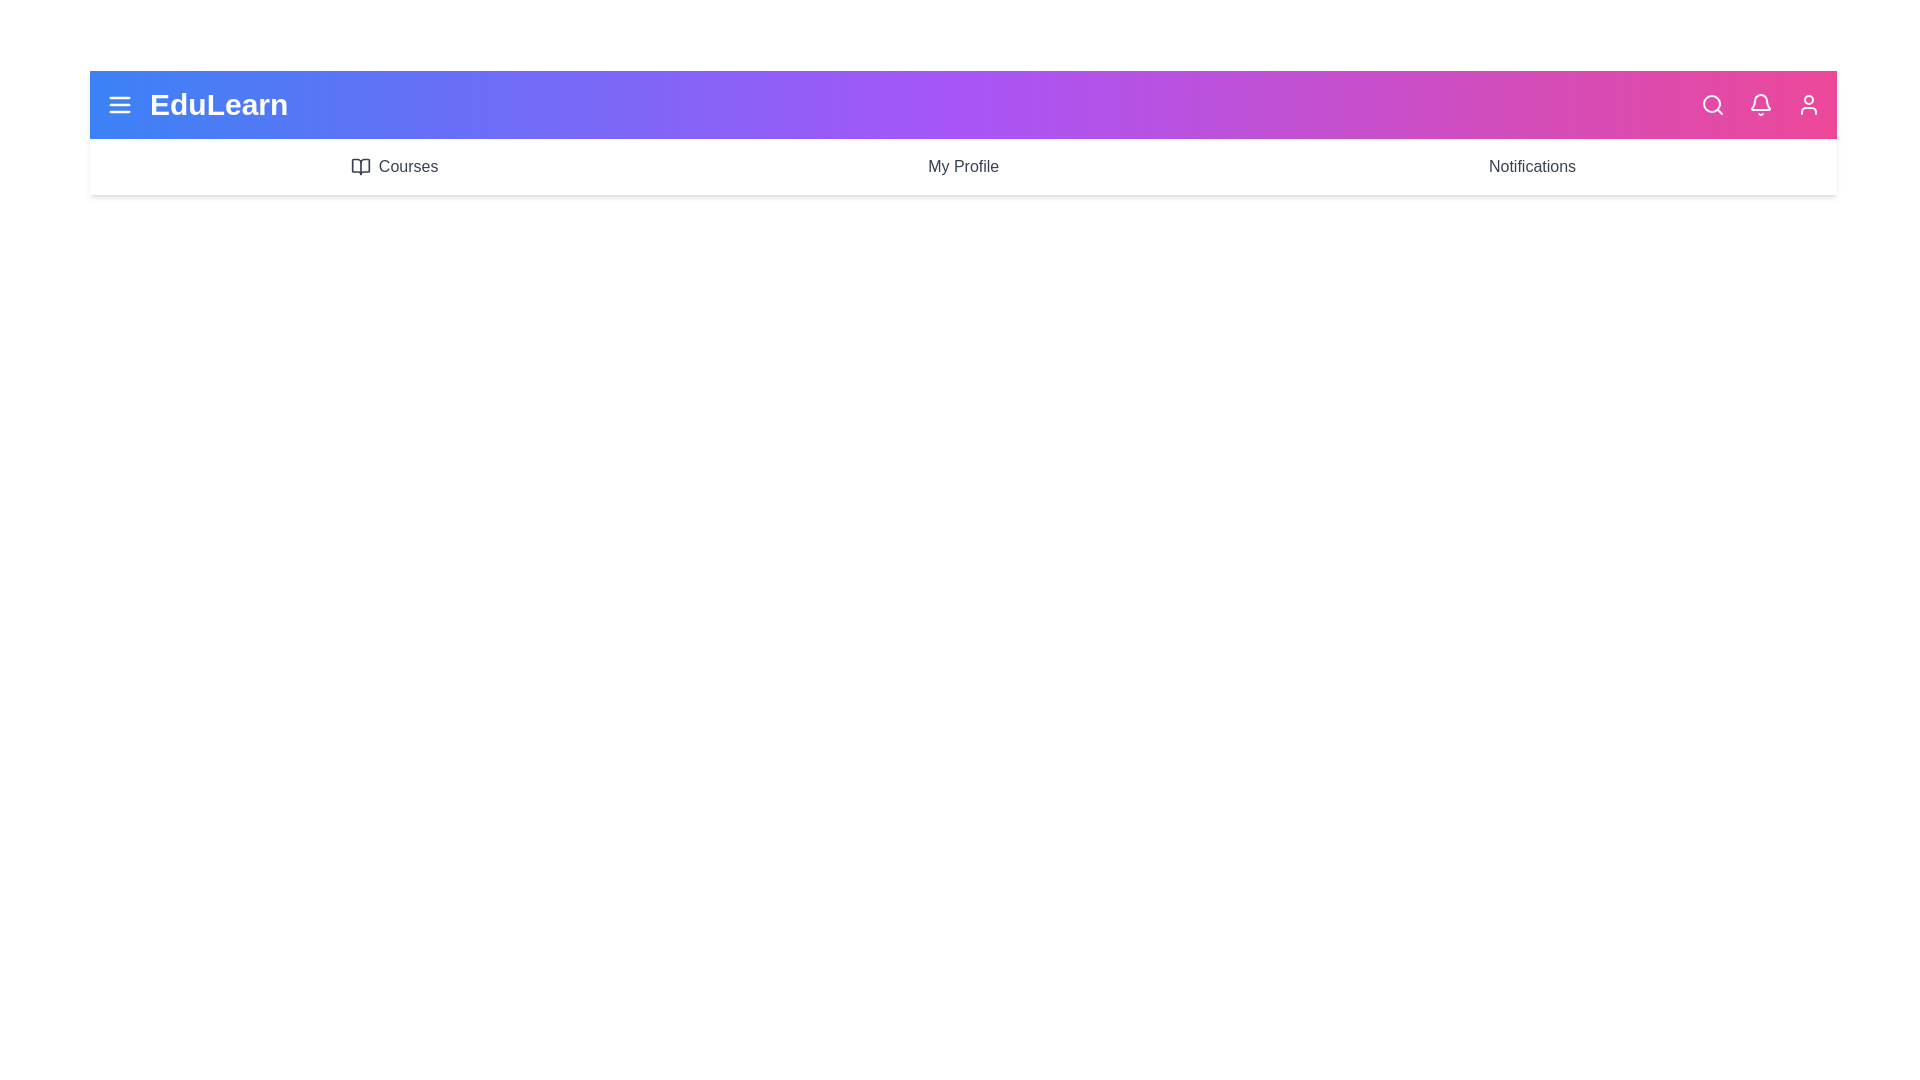 The image size is (1920, 1080). Describe the element at coordinates (119, 104) in the screenshot. I see `the menu icon to toggle the menu visibility` at that location.